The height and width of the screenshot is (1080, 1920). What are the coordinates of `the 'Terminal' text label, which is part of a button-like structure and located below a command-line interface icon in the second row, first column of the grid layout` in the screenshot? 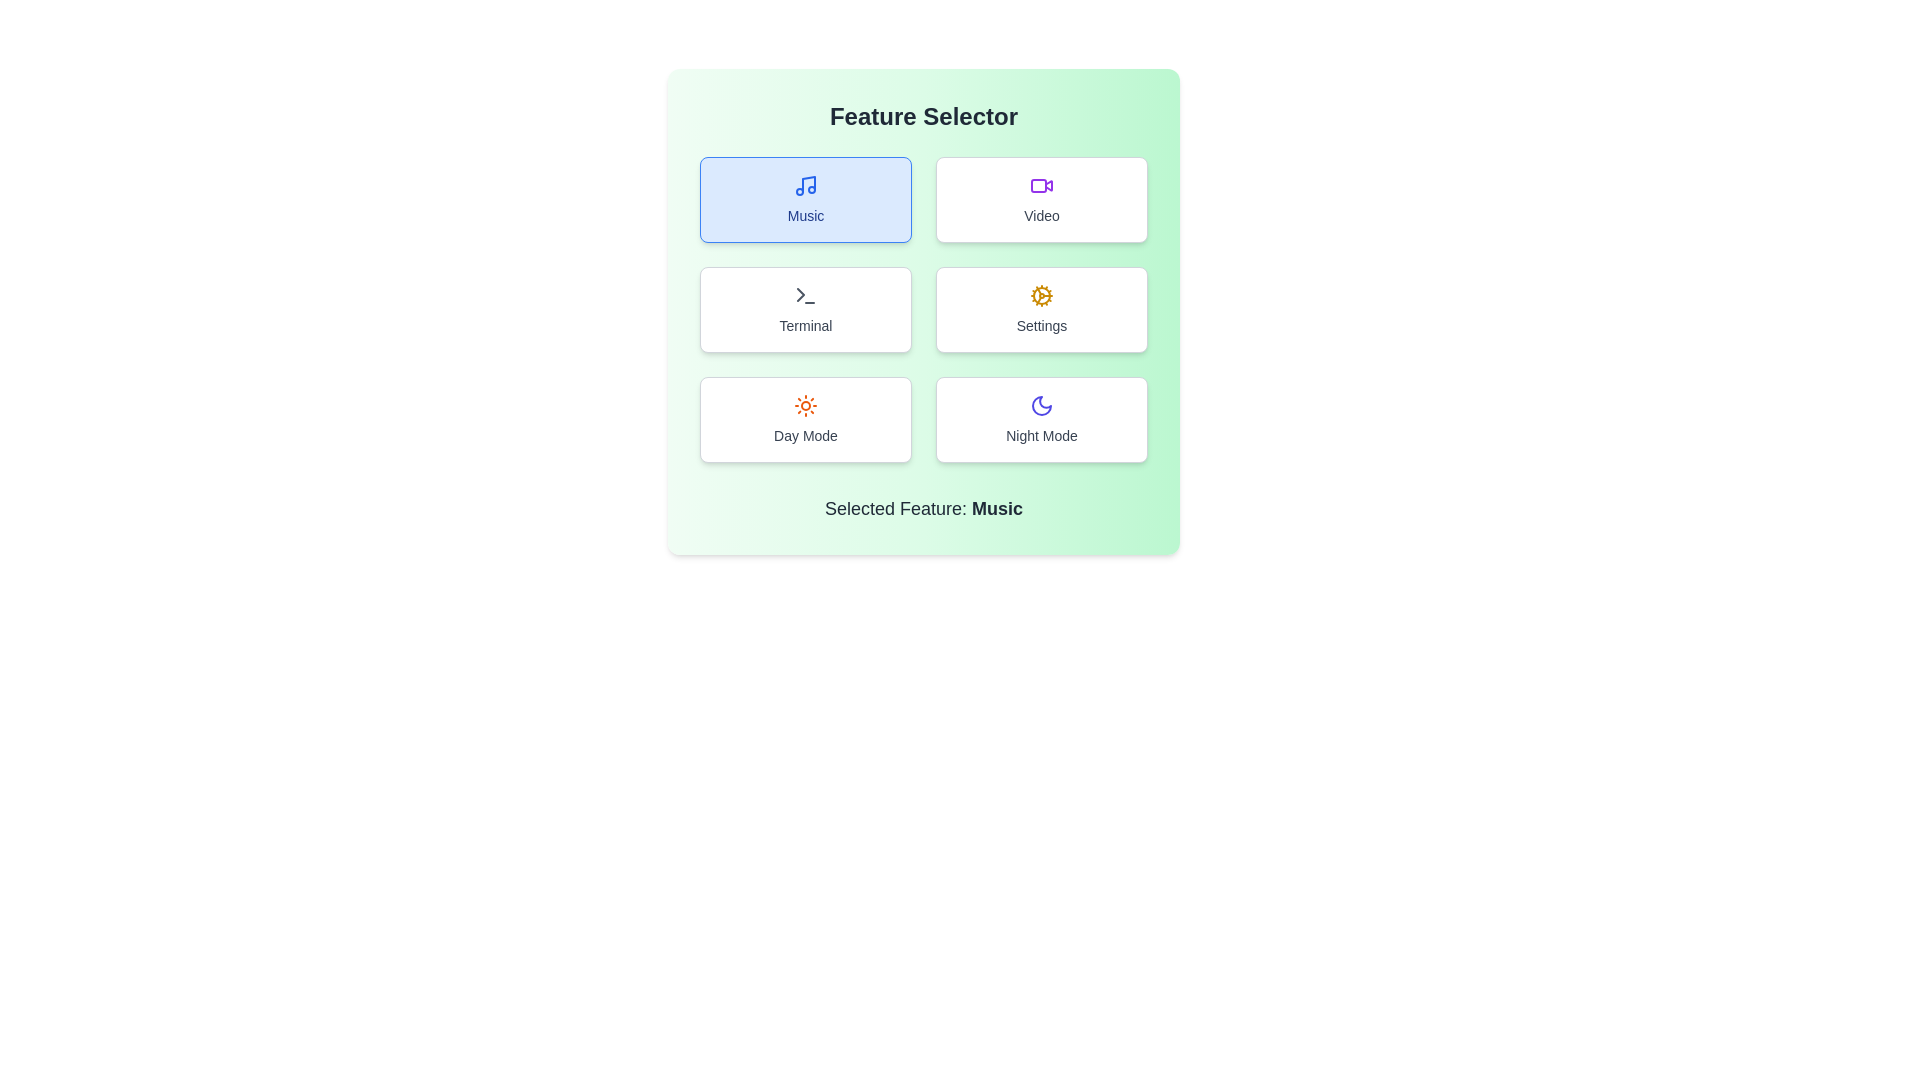 It's located at (806, 325).